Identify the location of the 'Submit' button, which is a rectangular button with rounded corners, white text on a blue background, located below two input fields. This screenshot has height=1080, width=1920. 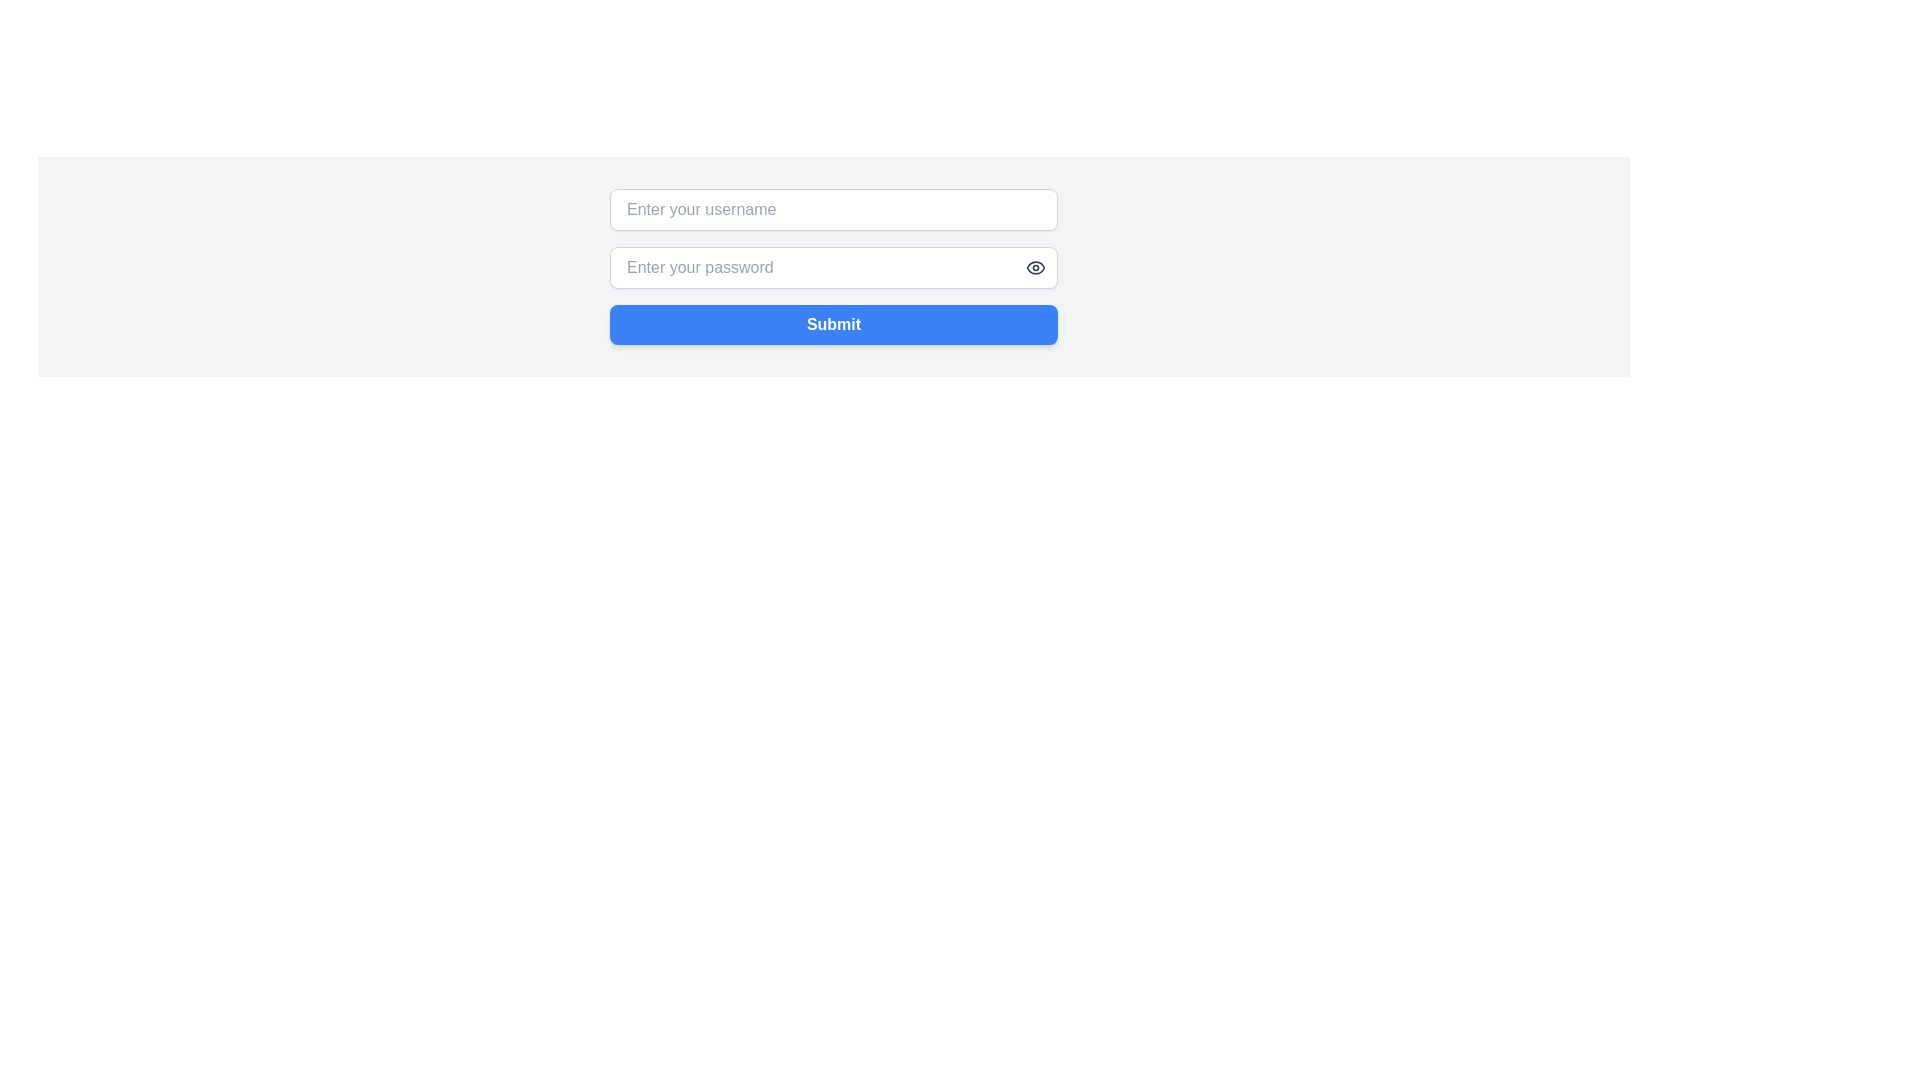
(834, 323).